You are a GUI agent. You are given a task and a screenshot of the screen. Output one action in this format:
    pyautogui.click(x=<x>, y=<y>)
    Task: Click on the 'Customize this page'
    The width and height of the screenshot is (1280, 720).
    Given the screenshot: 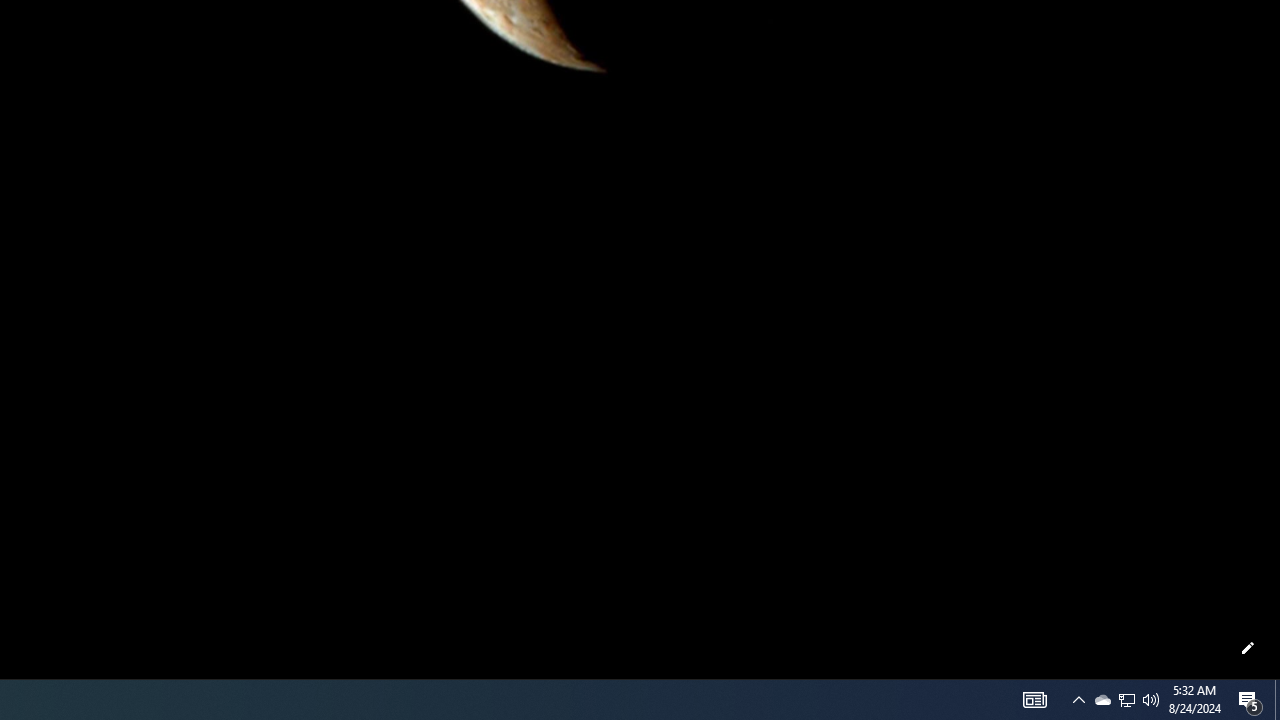 What is the action you would take?
    pyautogui.click(x=1247, y=648)
    